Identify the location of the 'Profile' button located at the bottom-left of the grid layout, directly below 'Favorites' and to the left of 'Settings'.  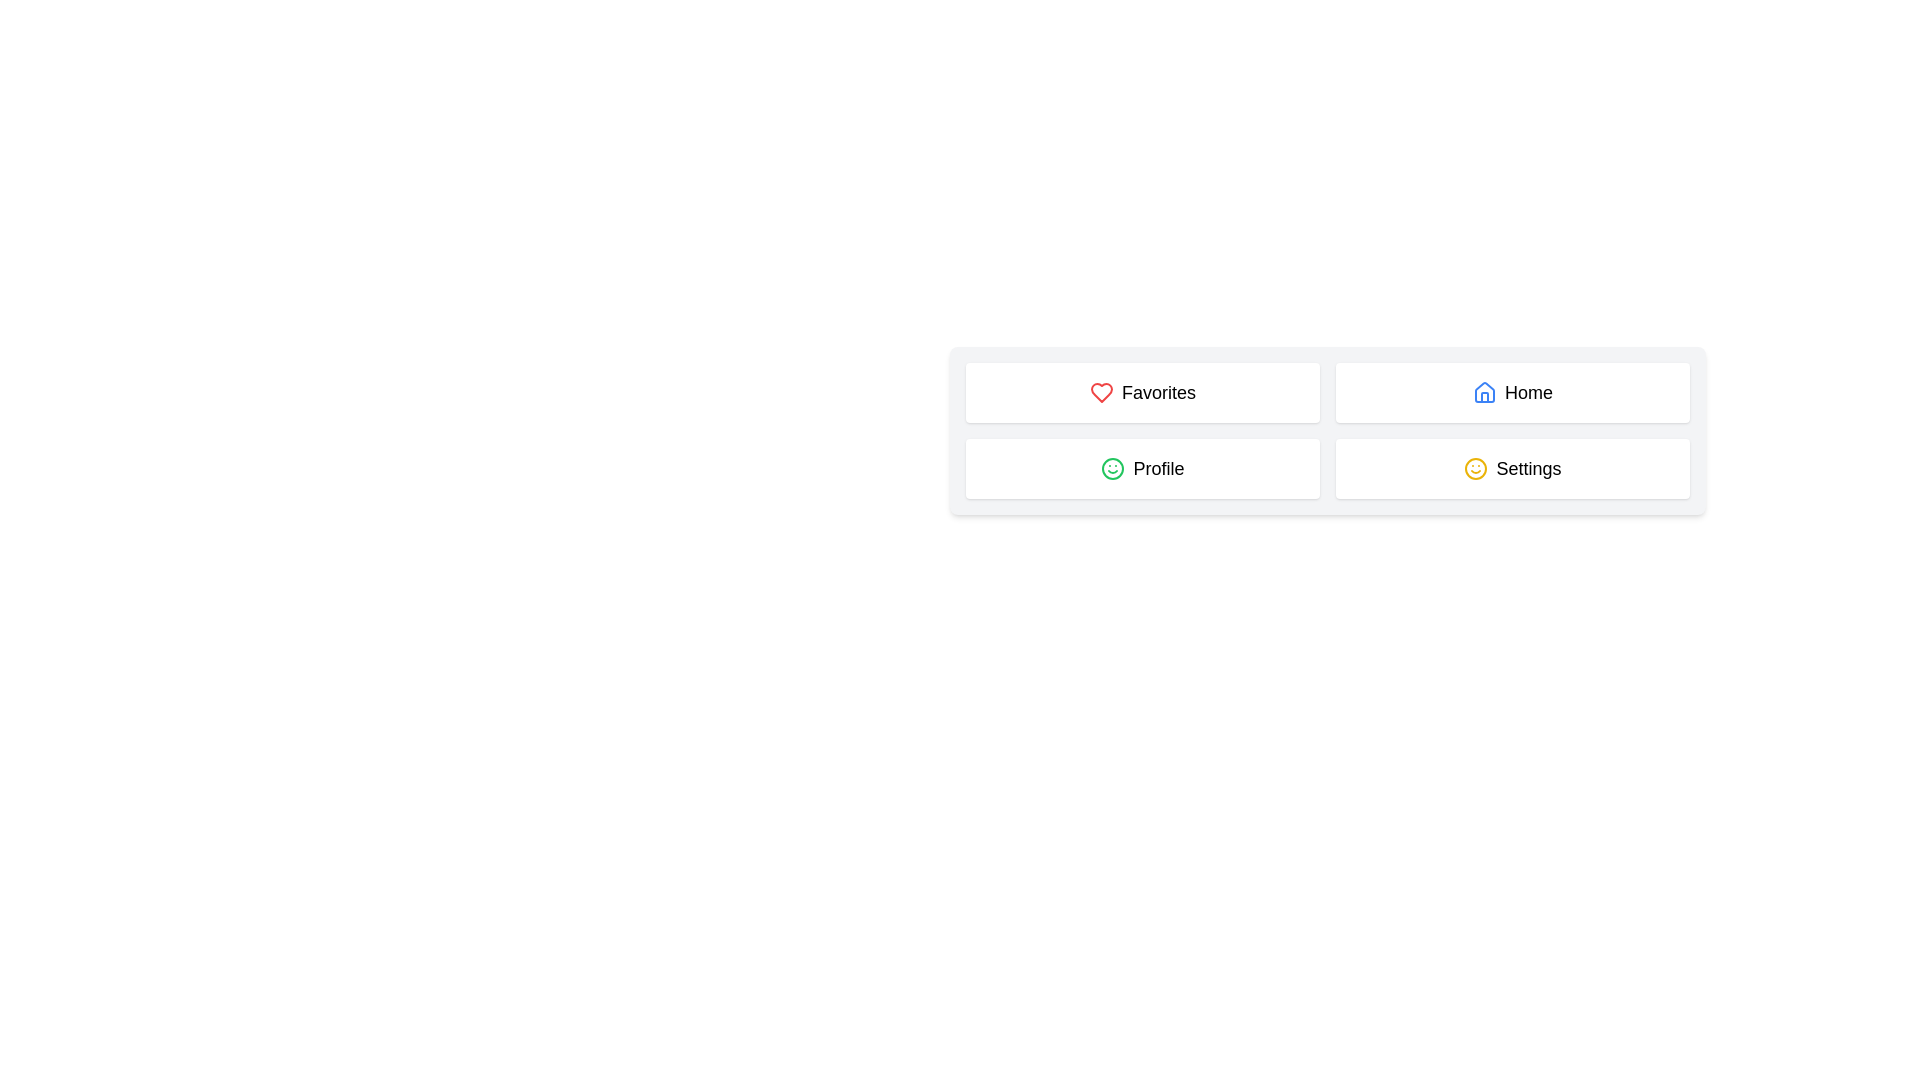
(1142, 469).